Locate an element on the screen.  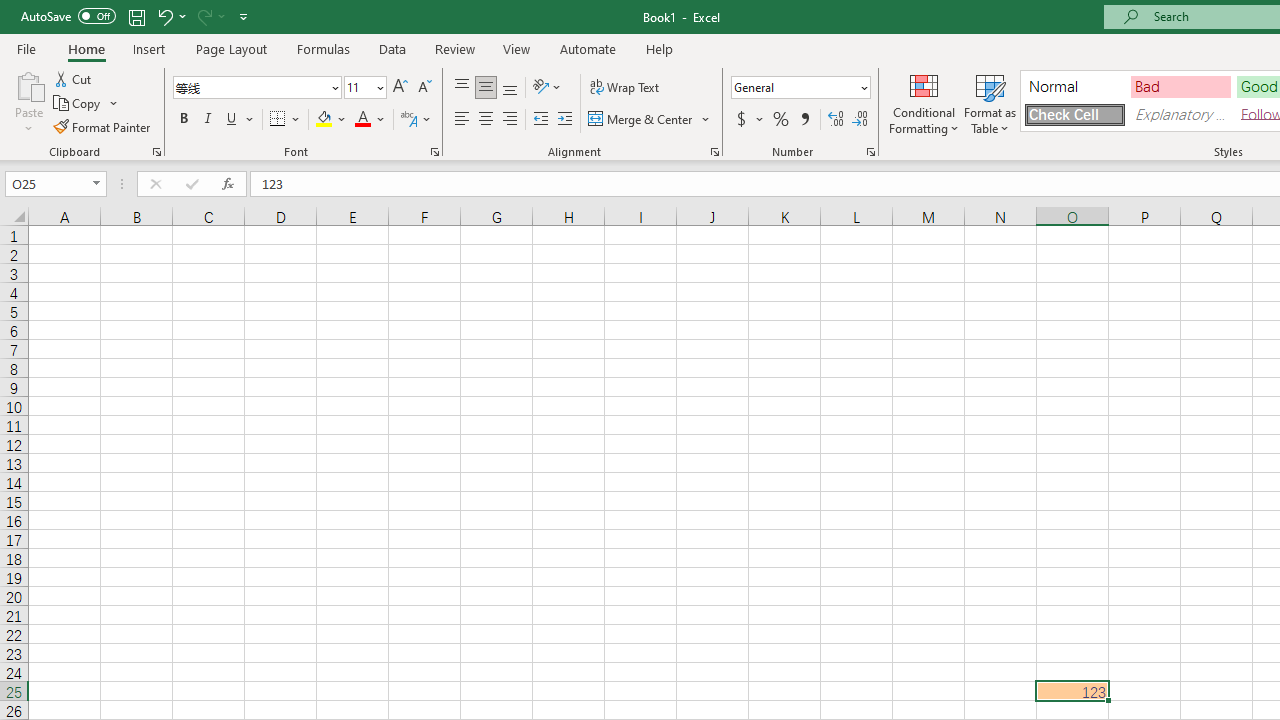
'Bottom Align' is located at coordinates (510, 86).